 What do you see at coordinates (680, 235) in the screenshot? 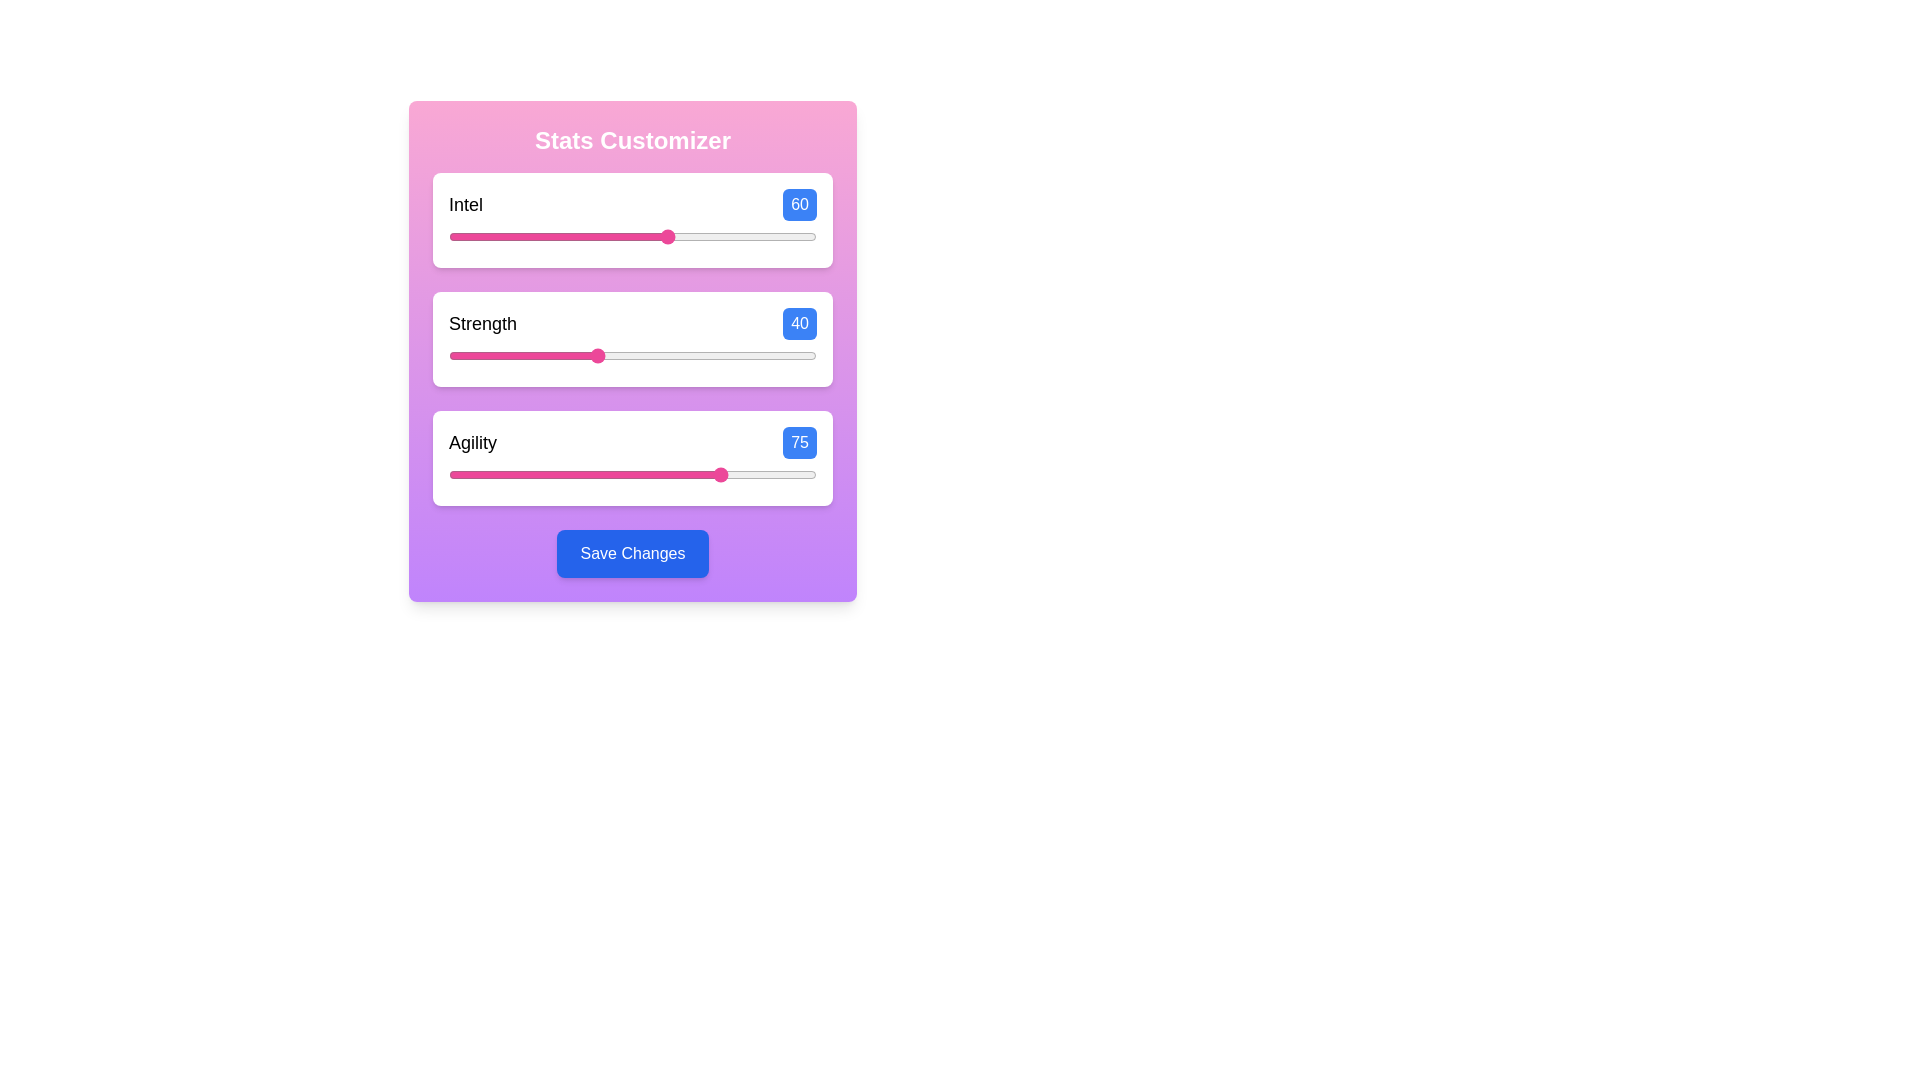
I see `the slider` at bounding box center [680, 235].